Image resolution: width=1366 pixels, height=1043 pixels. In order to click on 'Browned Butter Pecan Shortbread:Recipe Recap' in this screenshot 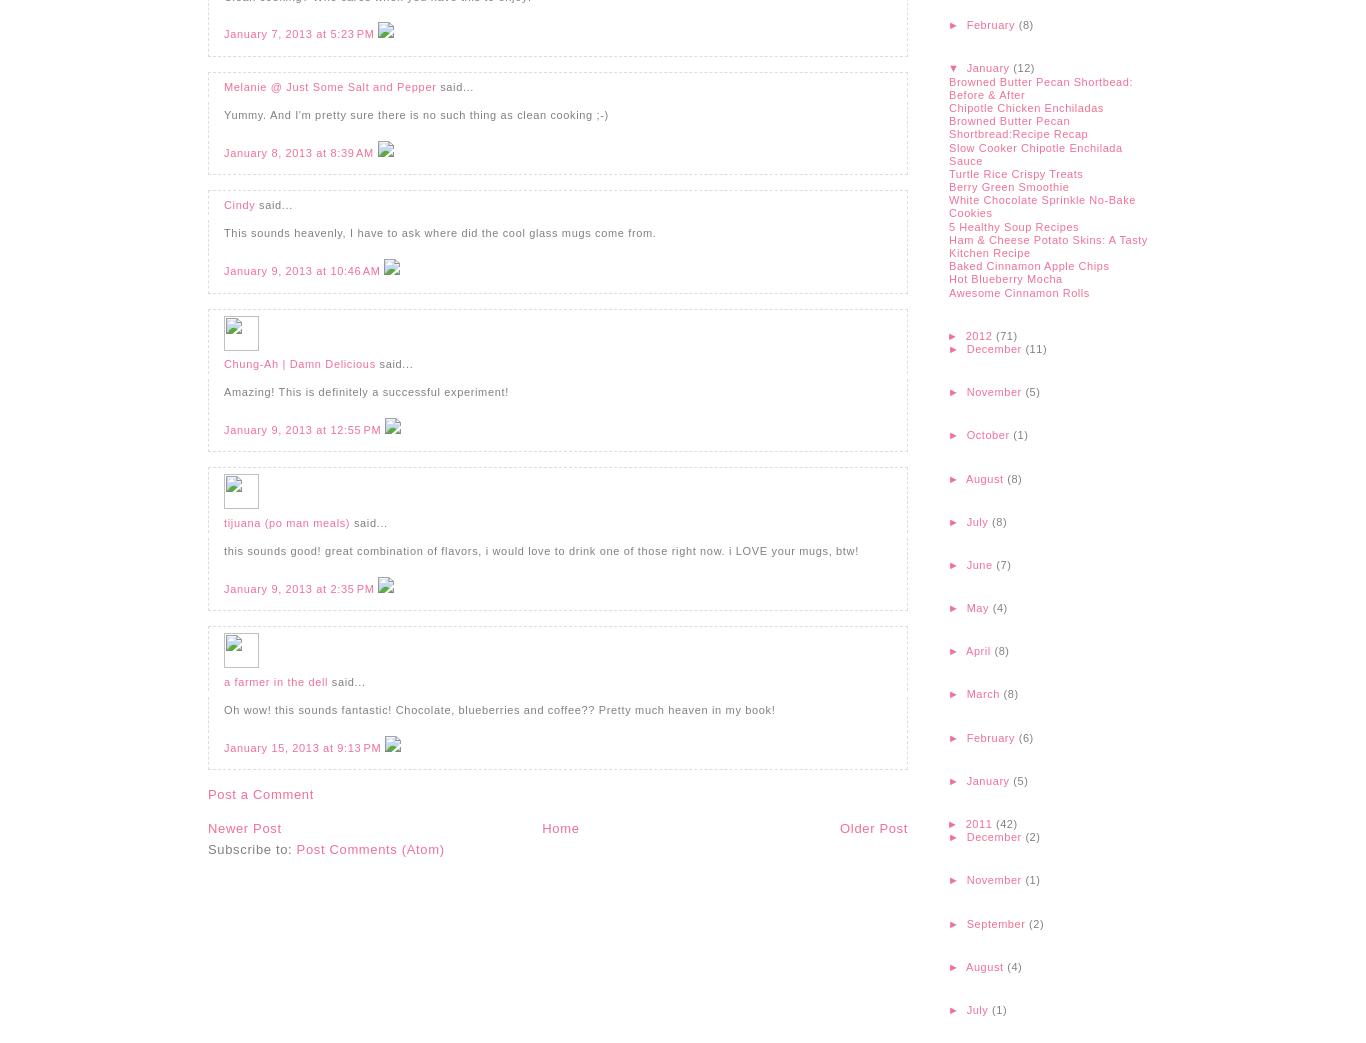, I will do `click(1018, 127)`.